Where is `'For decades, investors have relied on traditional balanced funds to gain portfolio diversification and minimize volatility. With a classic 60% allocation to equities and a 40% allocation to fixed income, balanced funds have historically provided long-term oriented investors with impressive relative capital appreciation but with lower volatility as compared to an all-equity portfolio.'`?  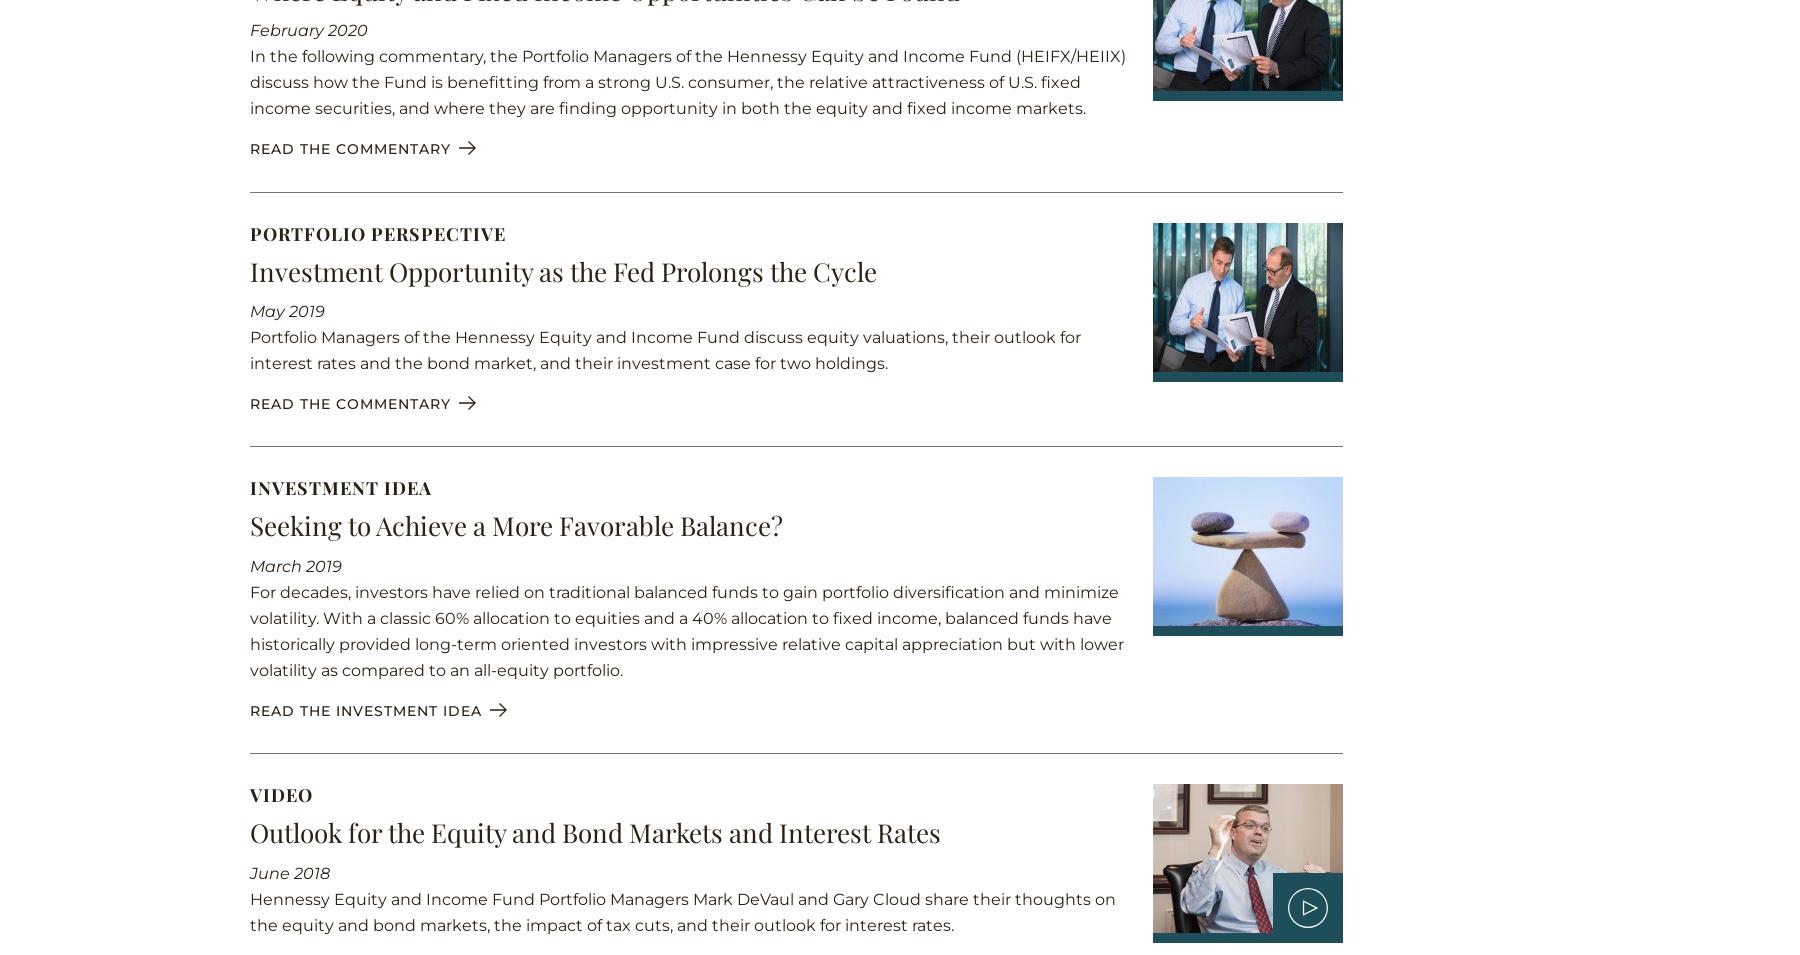 'For decades, investors have relied on traditional balanced funds to gain portfolio diversification and minimize volatility. With a classic 60% allocation to equities and a 40% allocation to fixed income, balanced funds have historically provided long-term oriented investors with impressive relative capital appreciation but with lower volatility as compared to an all-equity portfolio.' is located at coordinates (686, 631).